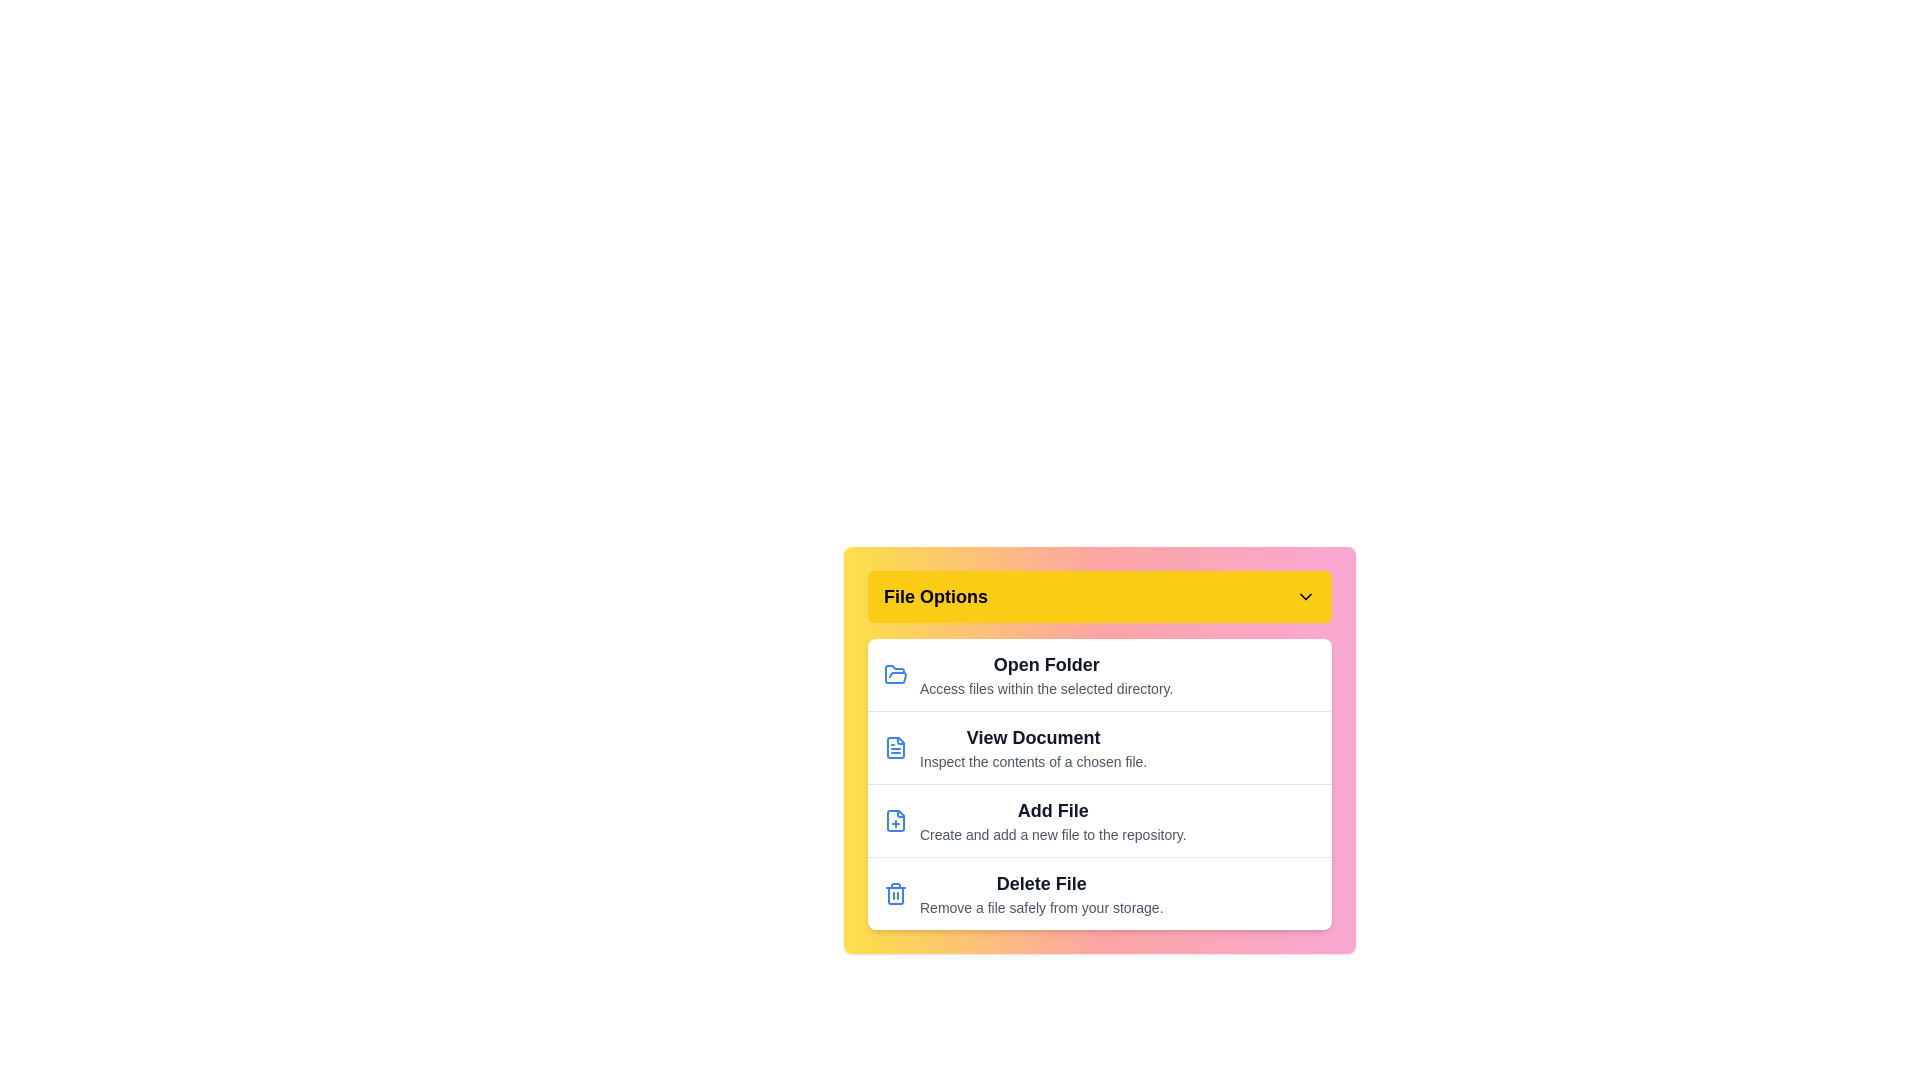  What do you see at coordinates (1040, 907) in the screenshot?
I see `the textual description that reads 'Remove a file safely from your storage.' located below the bold title 'Delete File' in the 'File Options' menu` at bounding box center [1040, 907].